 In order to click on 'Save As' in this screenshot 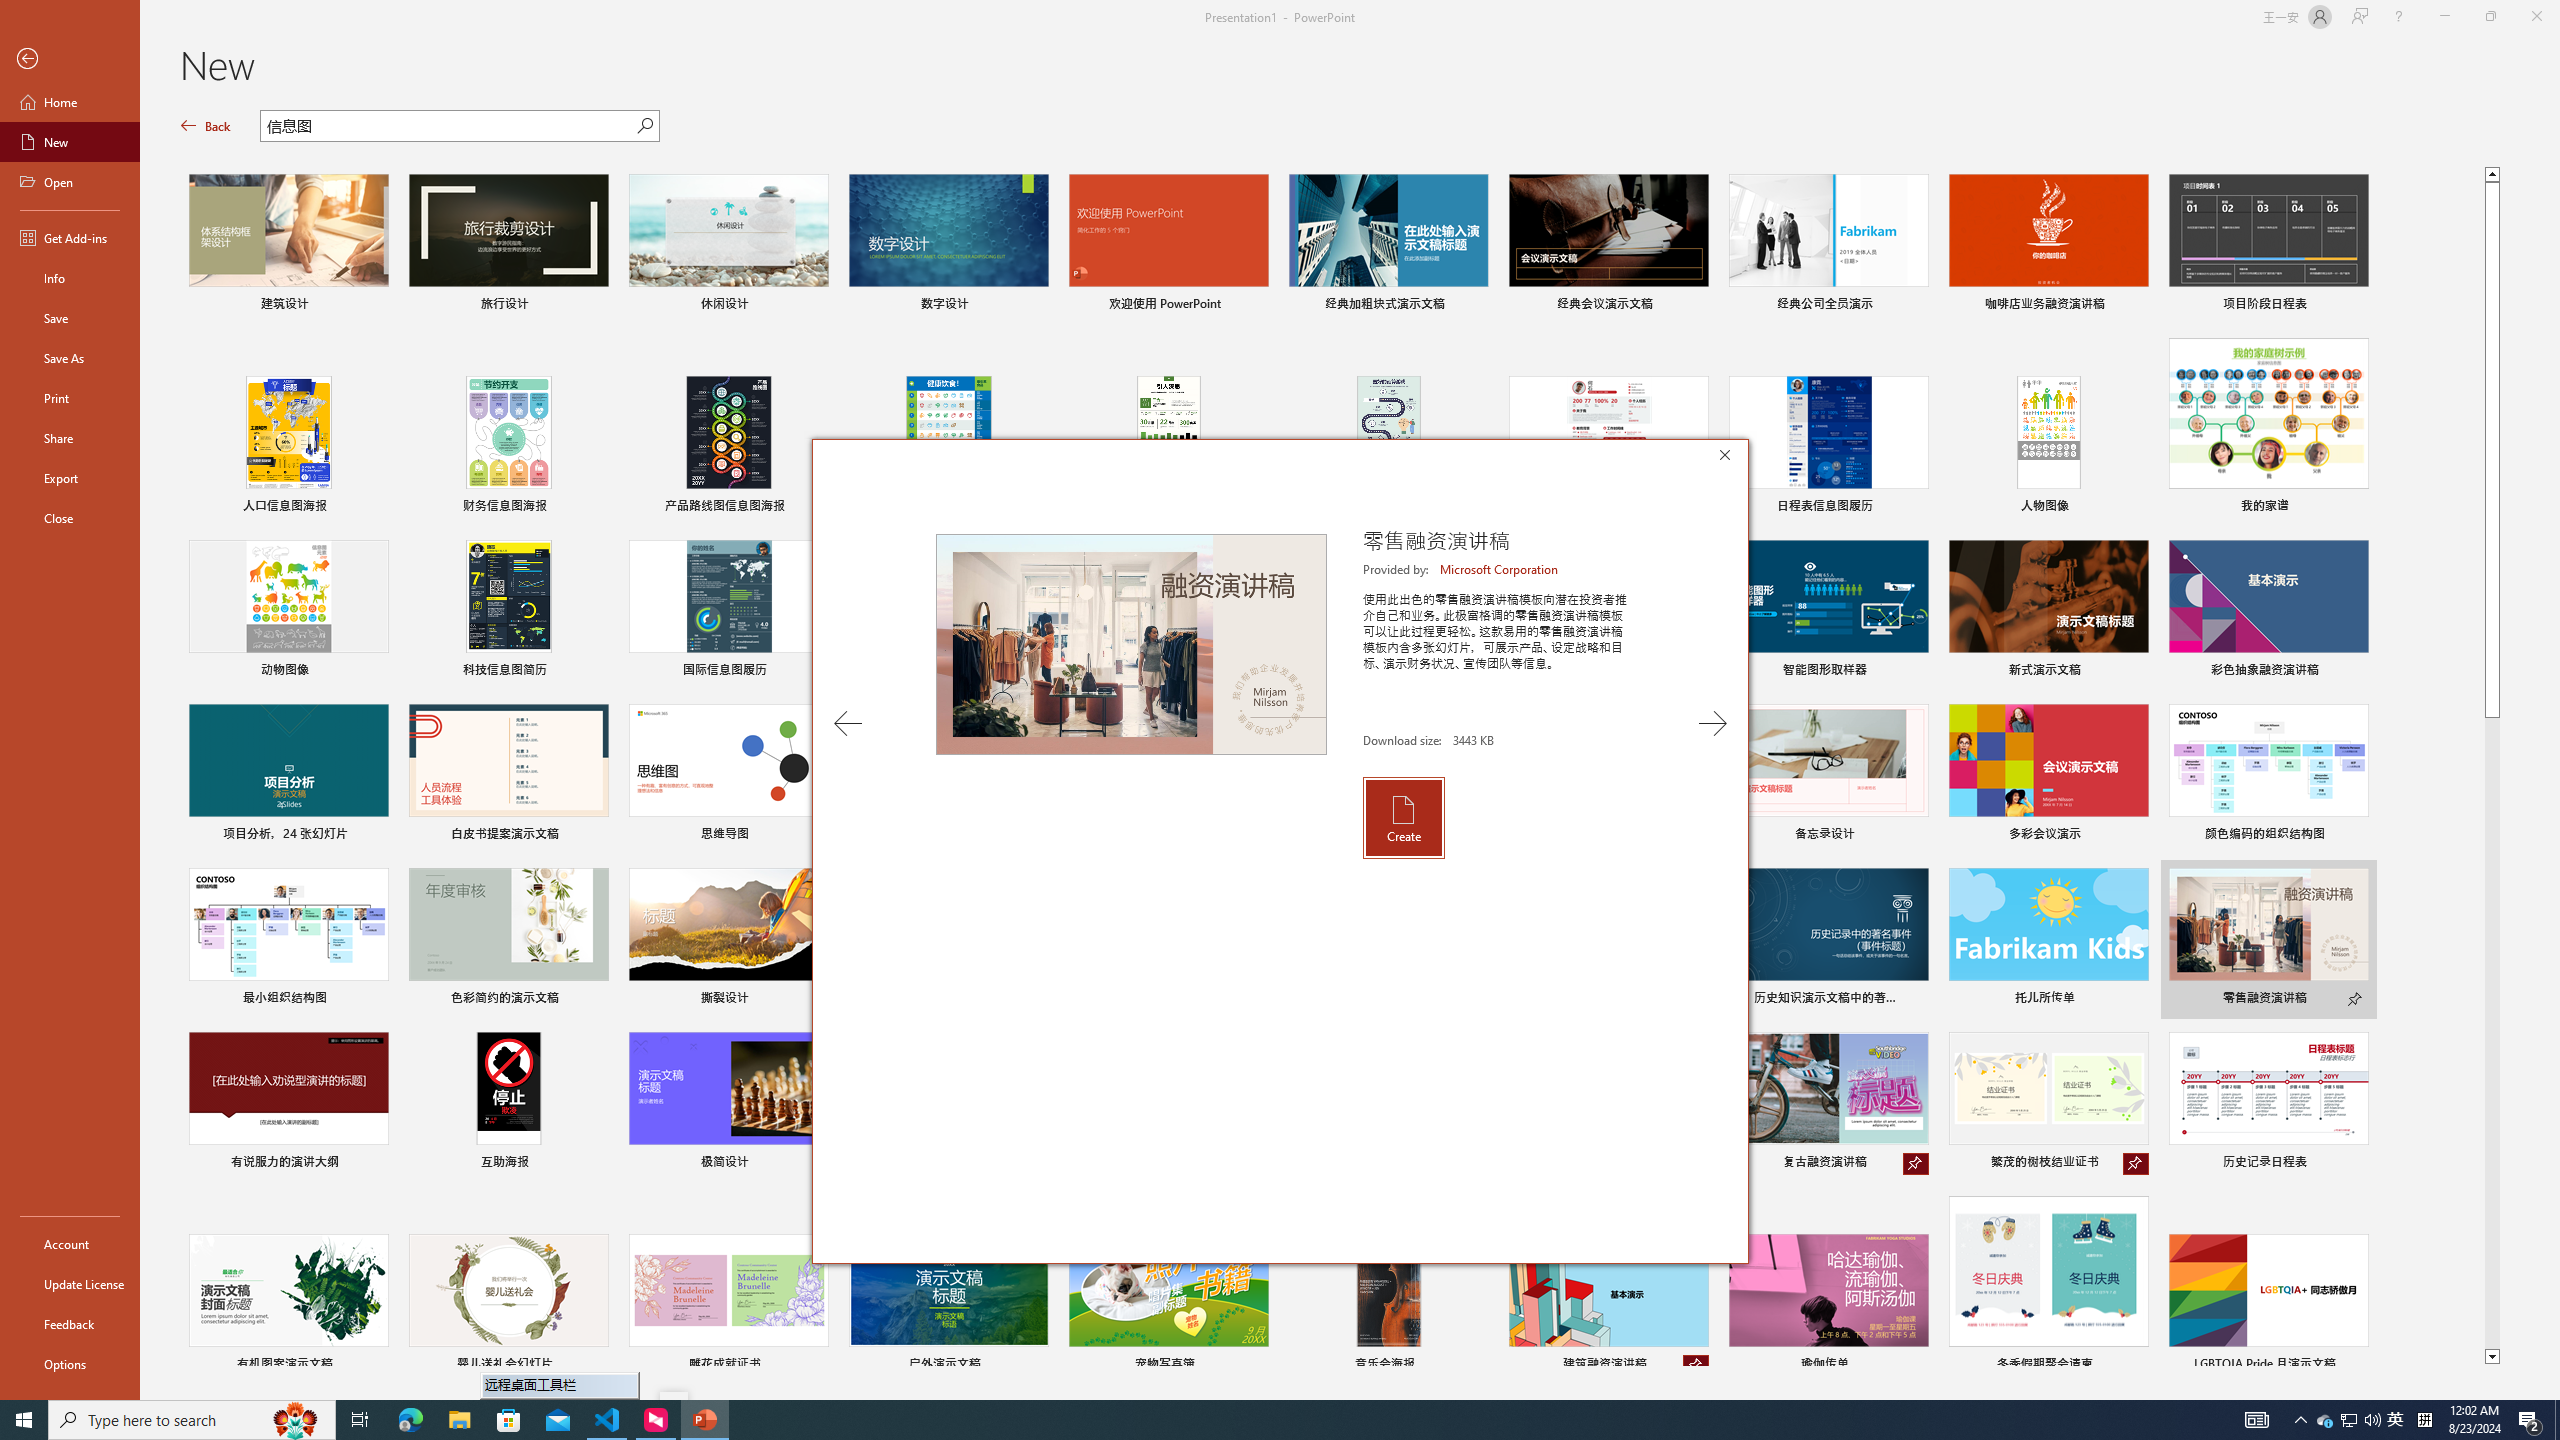, I will do `click(69, 356)`.